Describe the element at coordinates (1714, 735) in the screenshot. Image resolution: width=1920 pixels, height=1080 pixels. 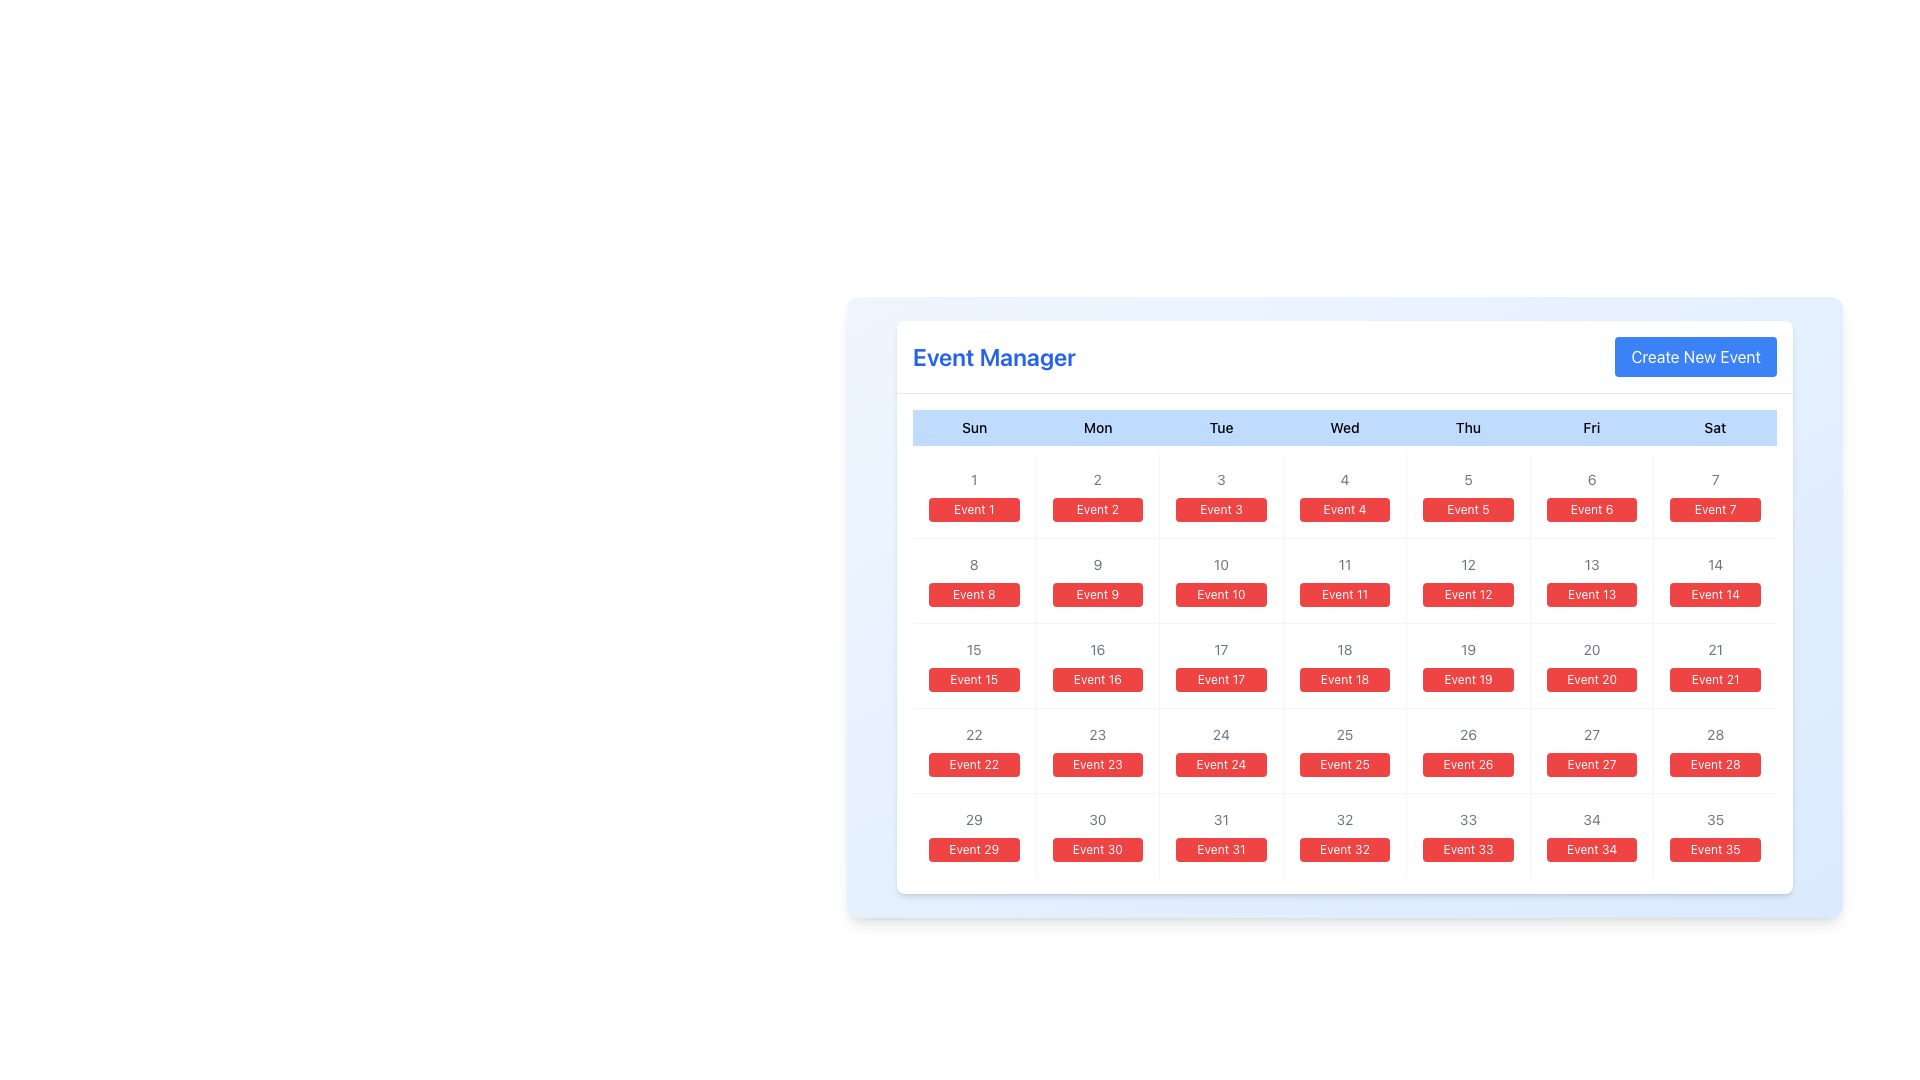
I see `the numeric text '28' styled in gray color, which is located in the final row and sixth column of the calendar grid, above the red rectangular button labeled 'Event 28'` at that location.